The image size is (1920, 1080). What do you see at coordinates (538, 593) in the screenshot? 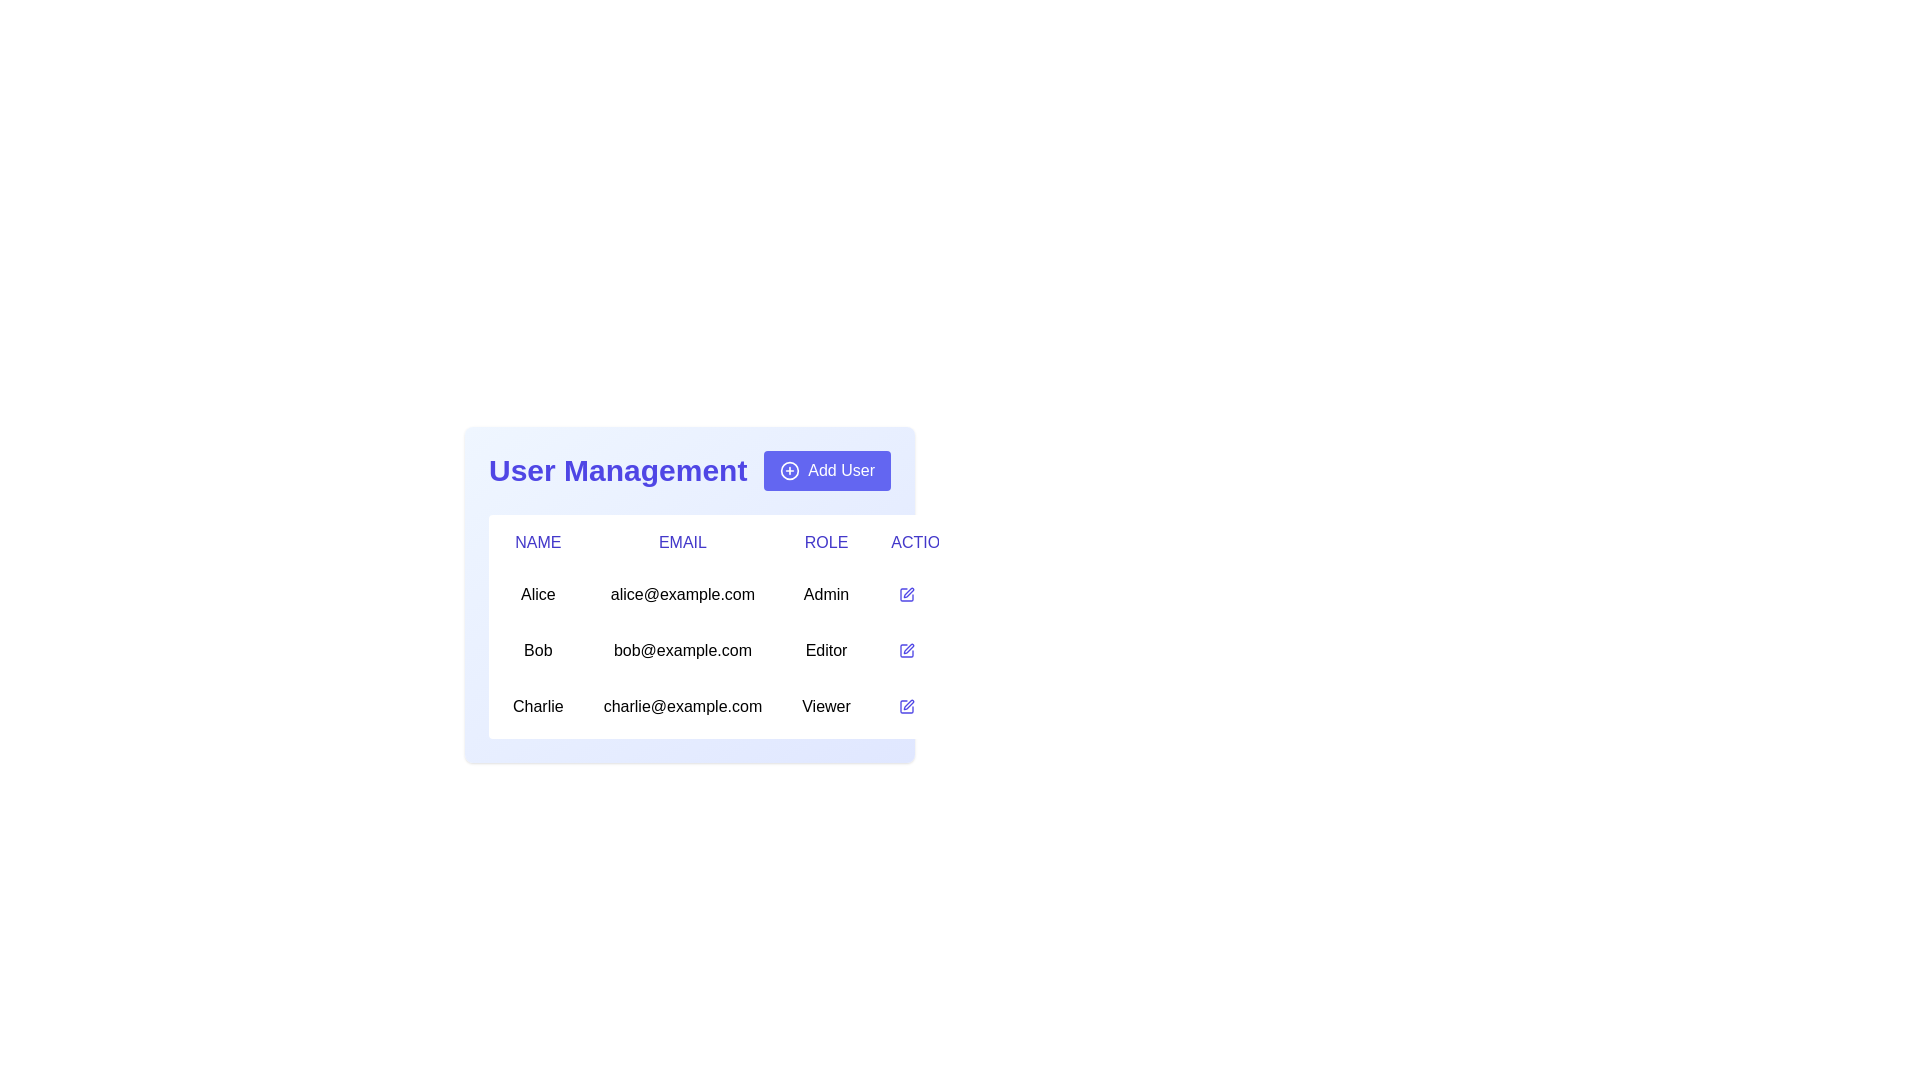
I see `the text label displaying the name 'Alice', which is the first item in the 'NAME' column of the user management table` at bounding box center [538, 593].